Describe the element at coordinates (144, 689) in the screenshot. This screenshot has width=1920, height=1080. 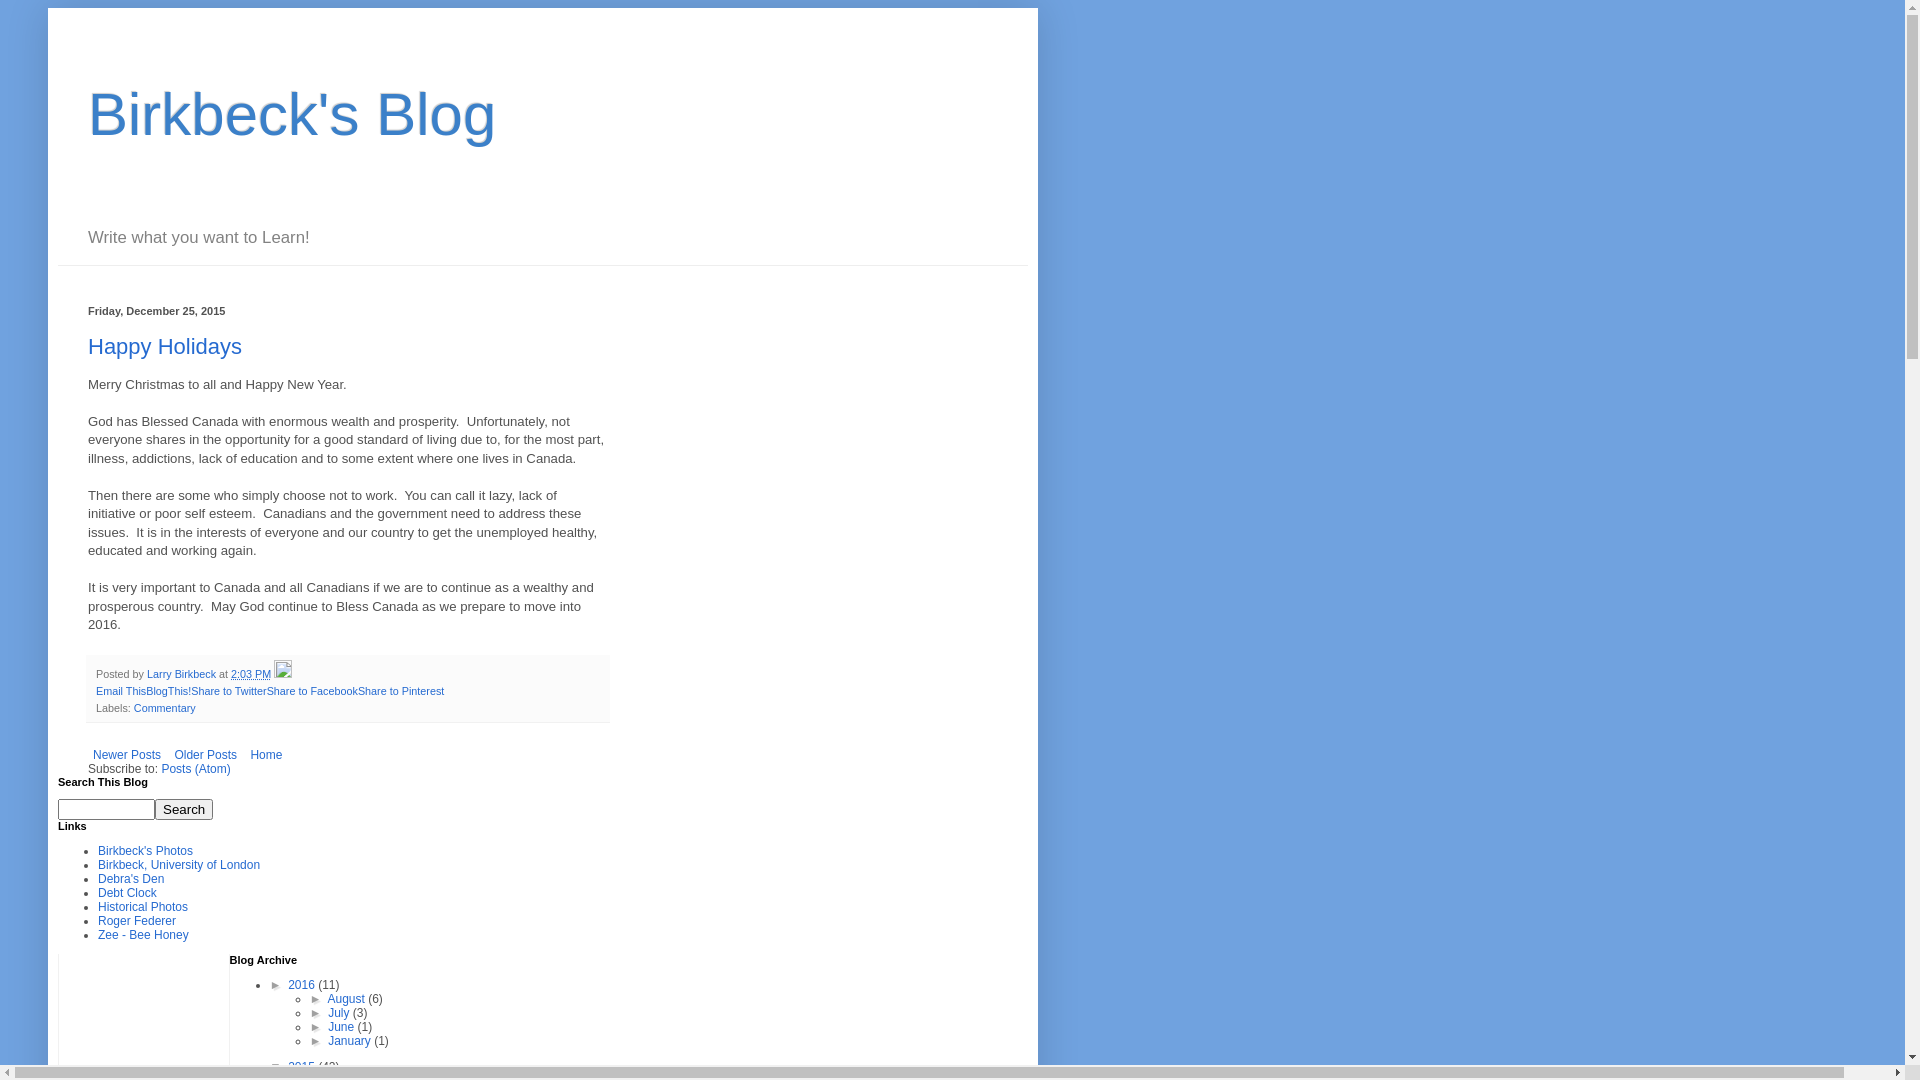
I see `'BlogThis!'` at that location.